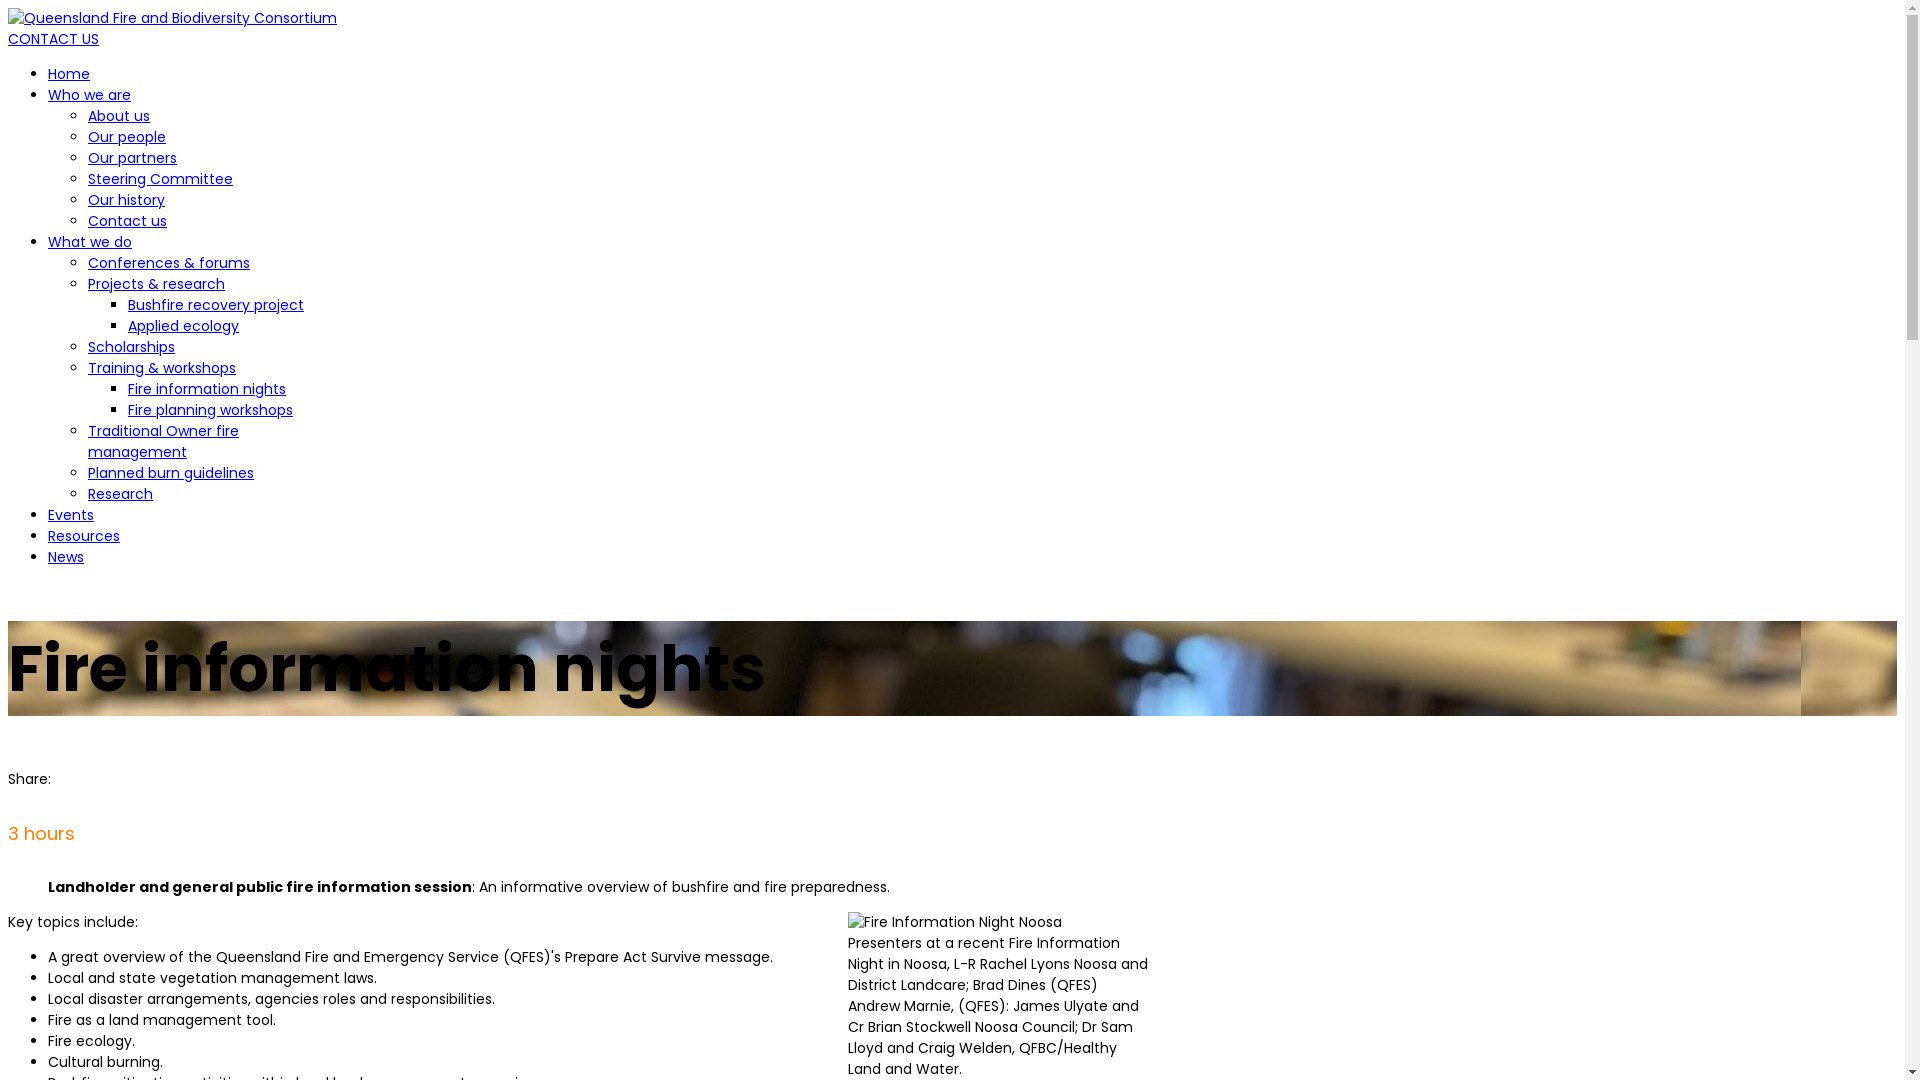 This screenshot has height=1080, width=1920. Describe the element at coordinates (82, 535) in the screenshot. I see `'Resources'` at that location.